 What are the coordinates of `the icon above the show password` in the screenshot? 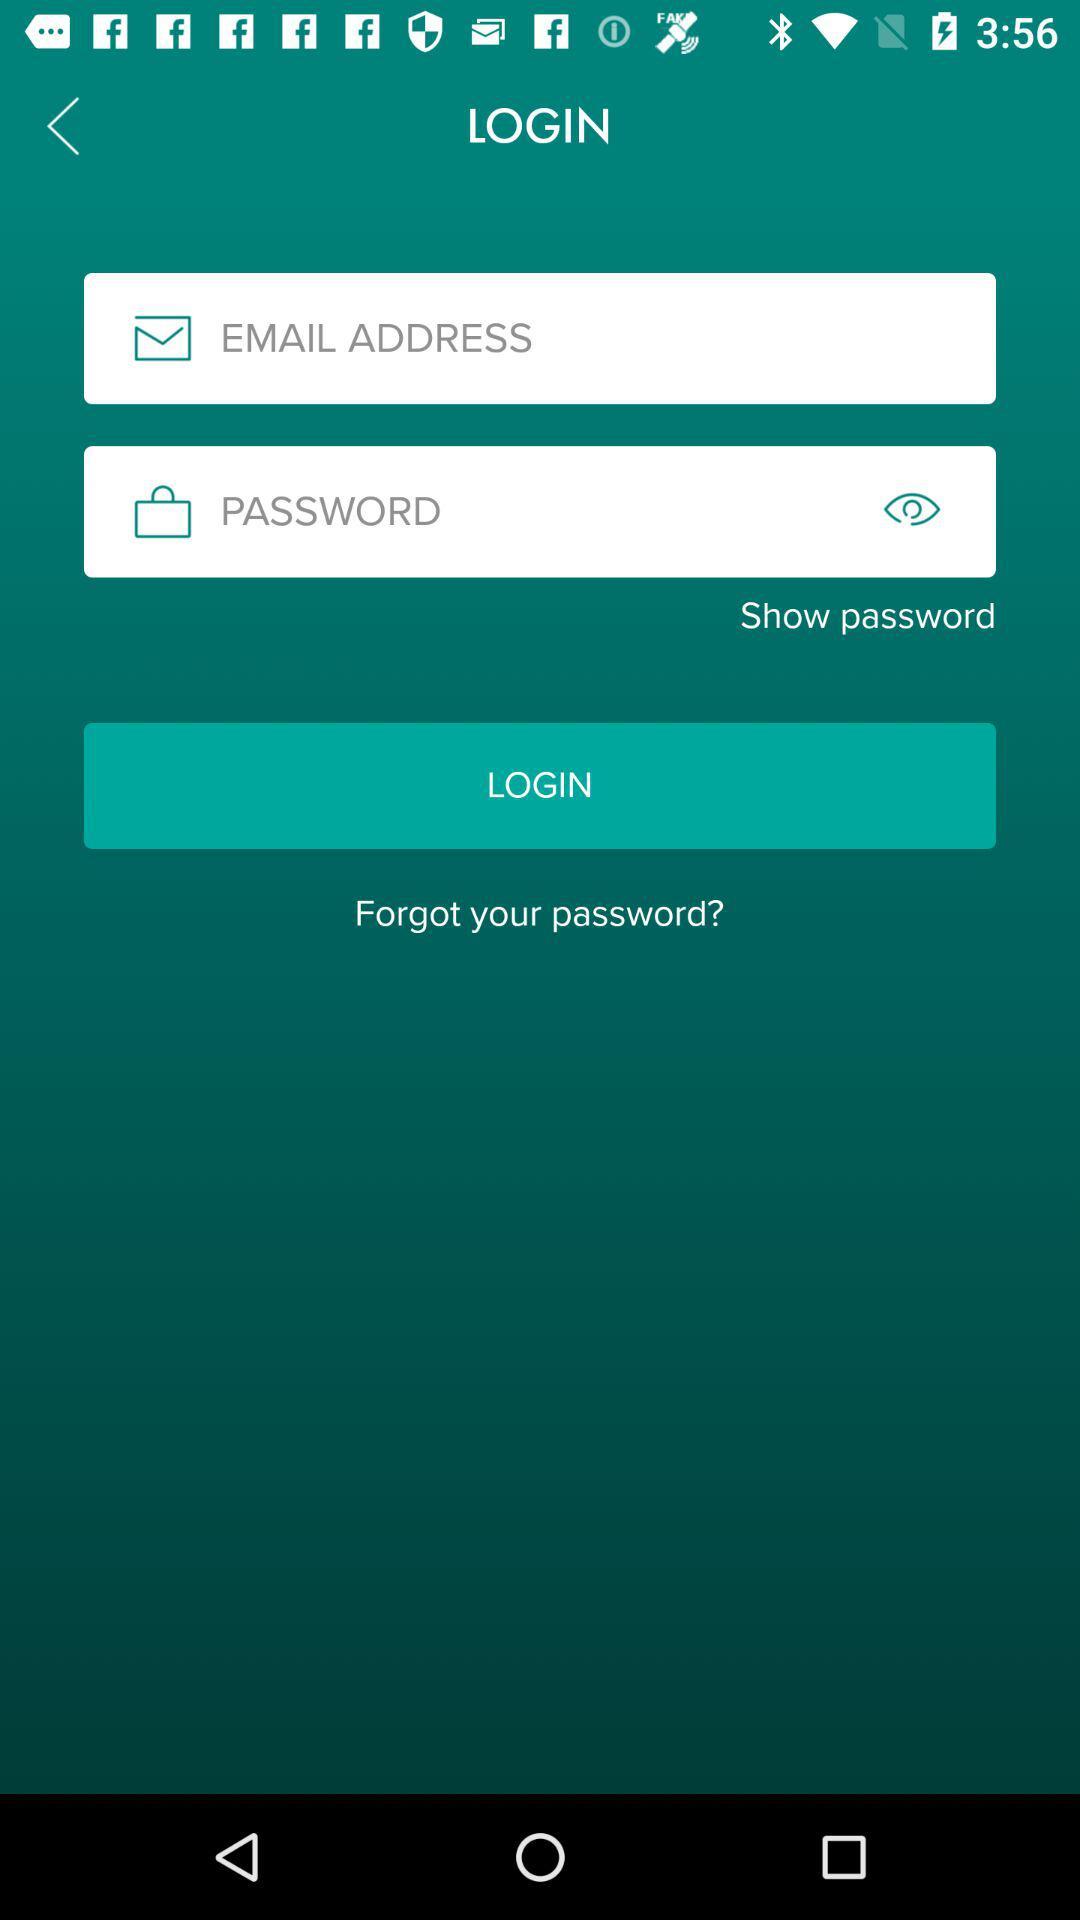 It's located at (540, 511).